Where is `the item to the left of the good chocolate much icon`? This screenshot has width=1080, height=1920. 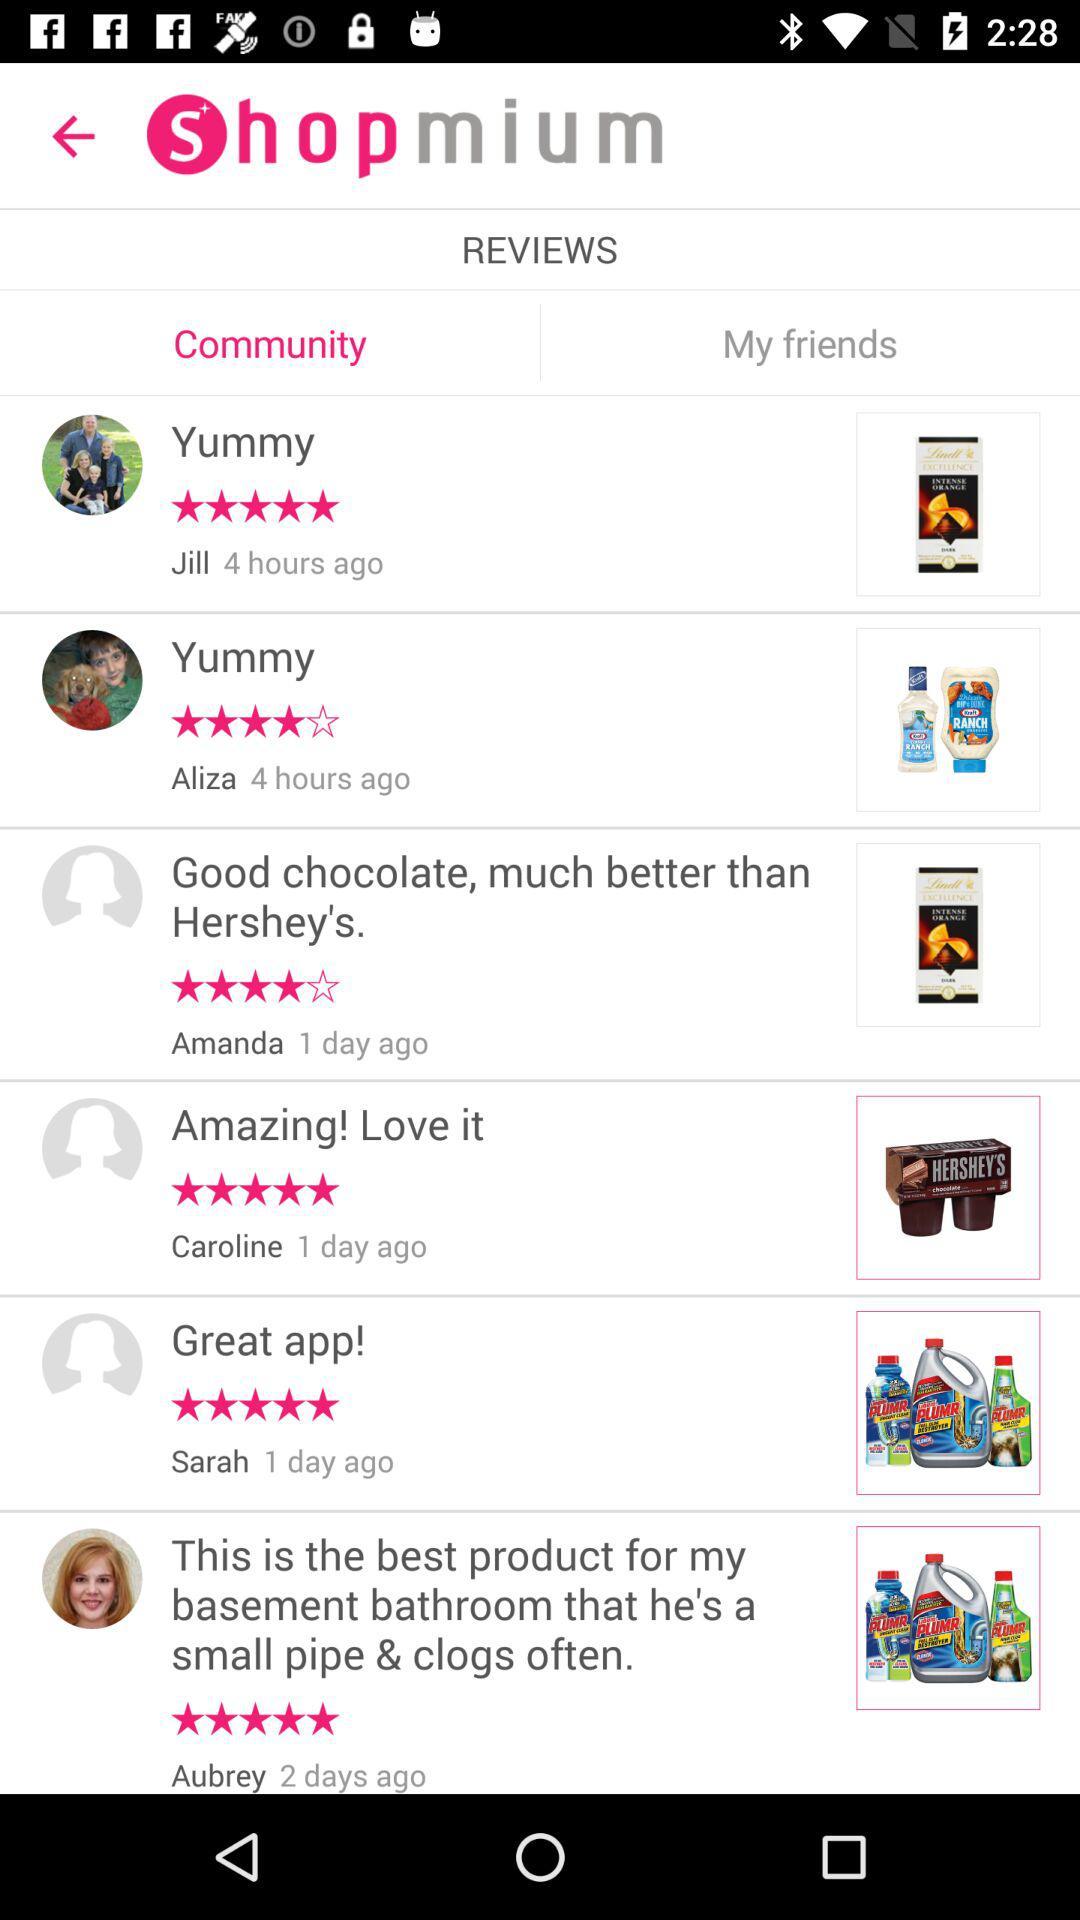
the item to the left of the good chocolate much icon is located at coordinates (92, 894).